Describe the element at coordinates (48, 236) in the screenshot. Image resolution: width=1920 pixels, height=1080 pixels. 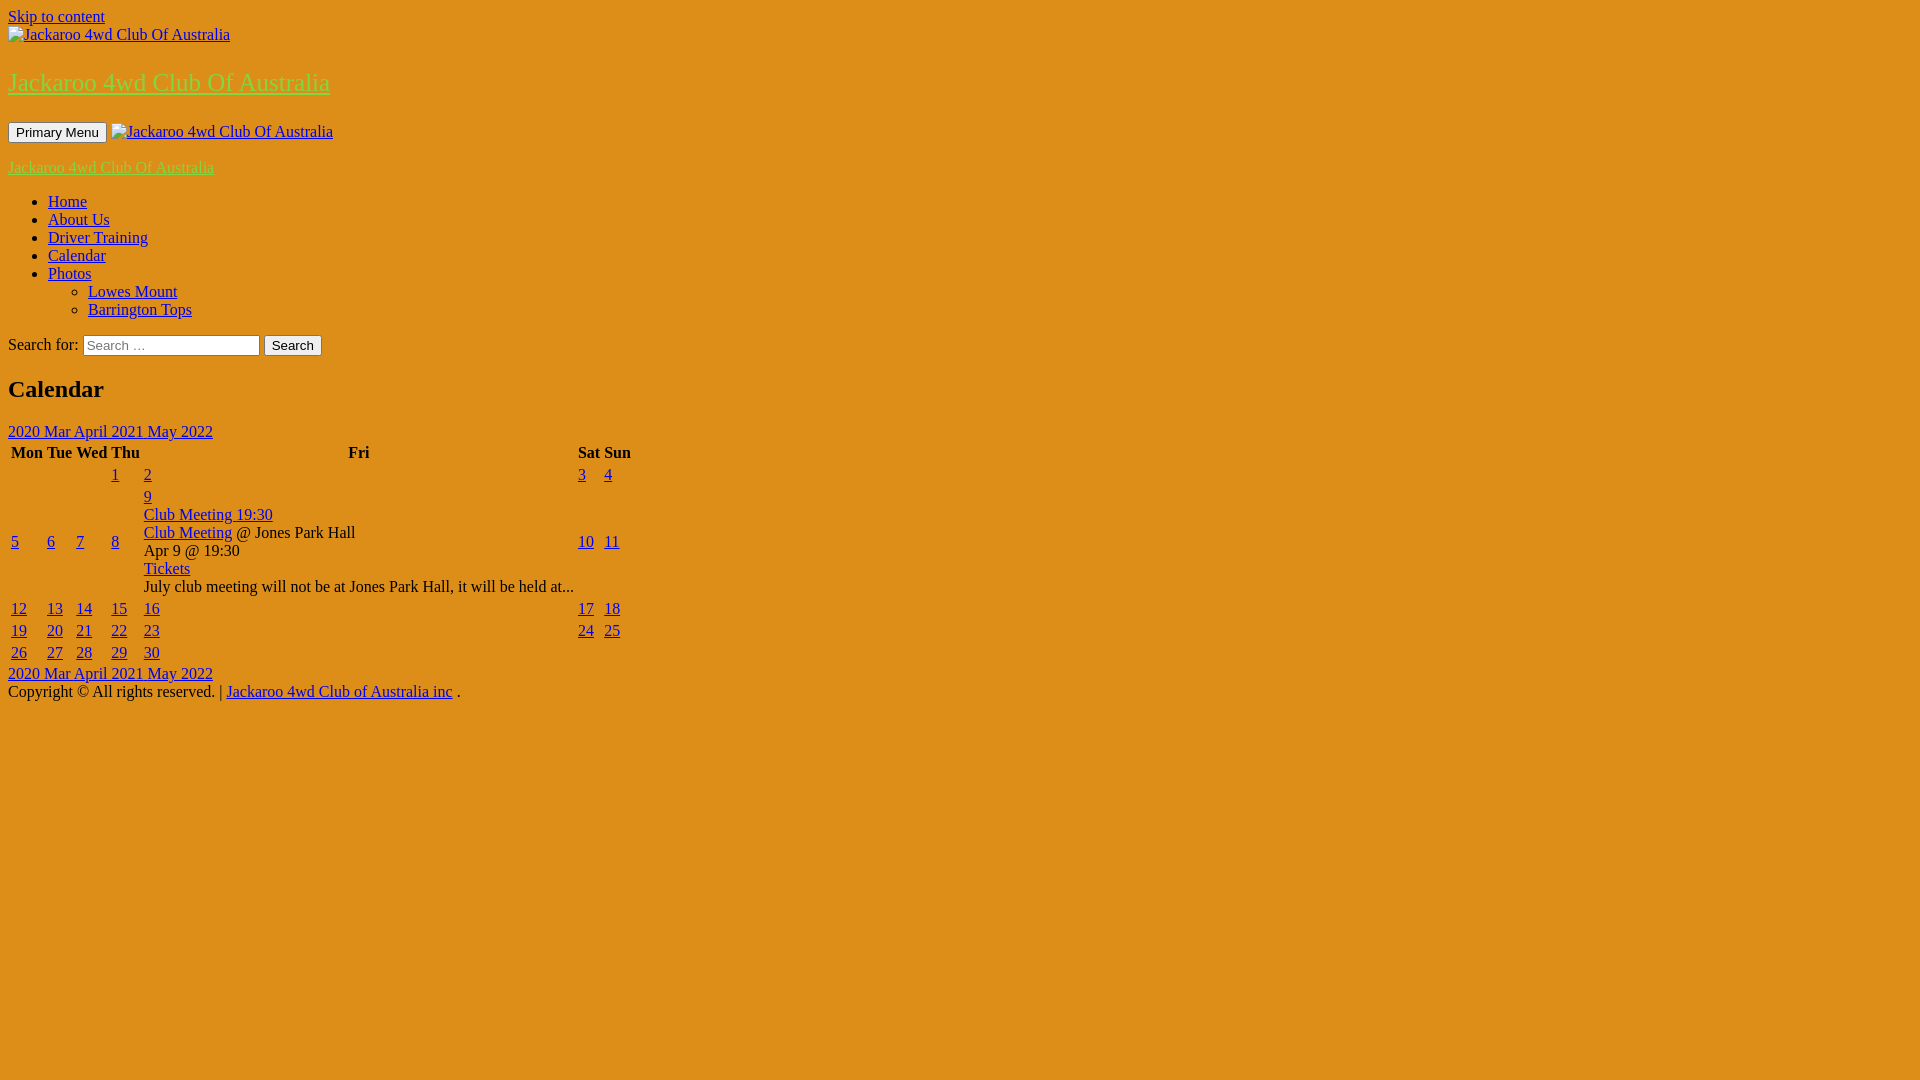
I see `'Driver Training'` at that location.